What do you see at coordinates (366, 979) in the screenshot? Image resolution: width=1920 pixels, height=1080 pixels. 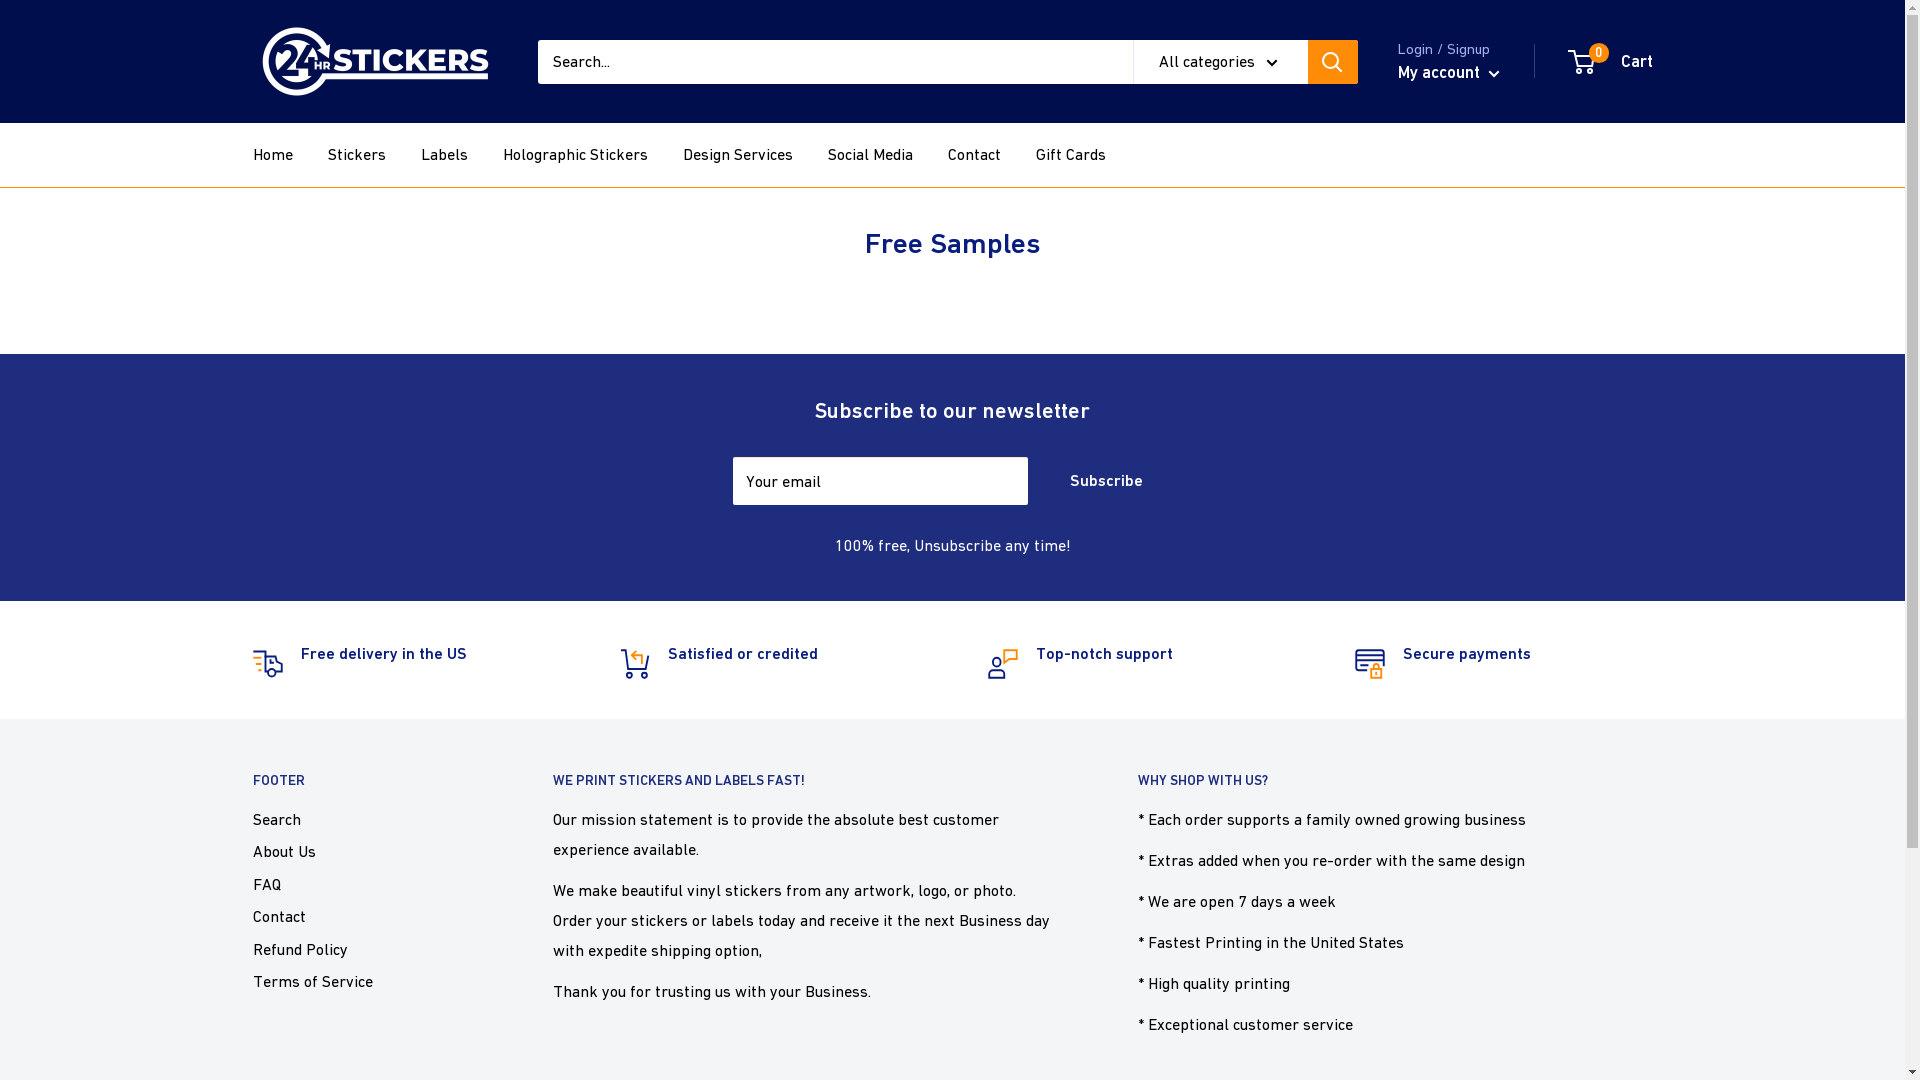 I see `'Terms of Service'` at bounding box center [366, 979].